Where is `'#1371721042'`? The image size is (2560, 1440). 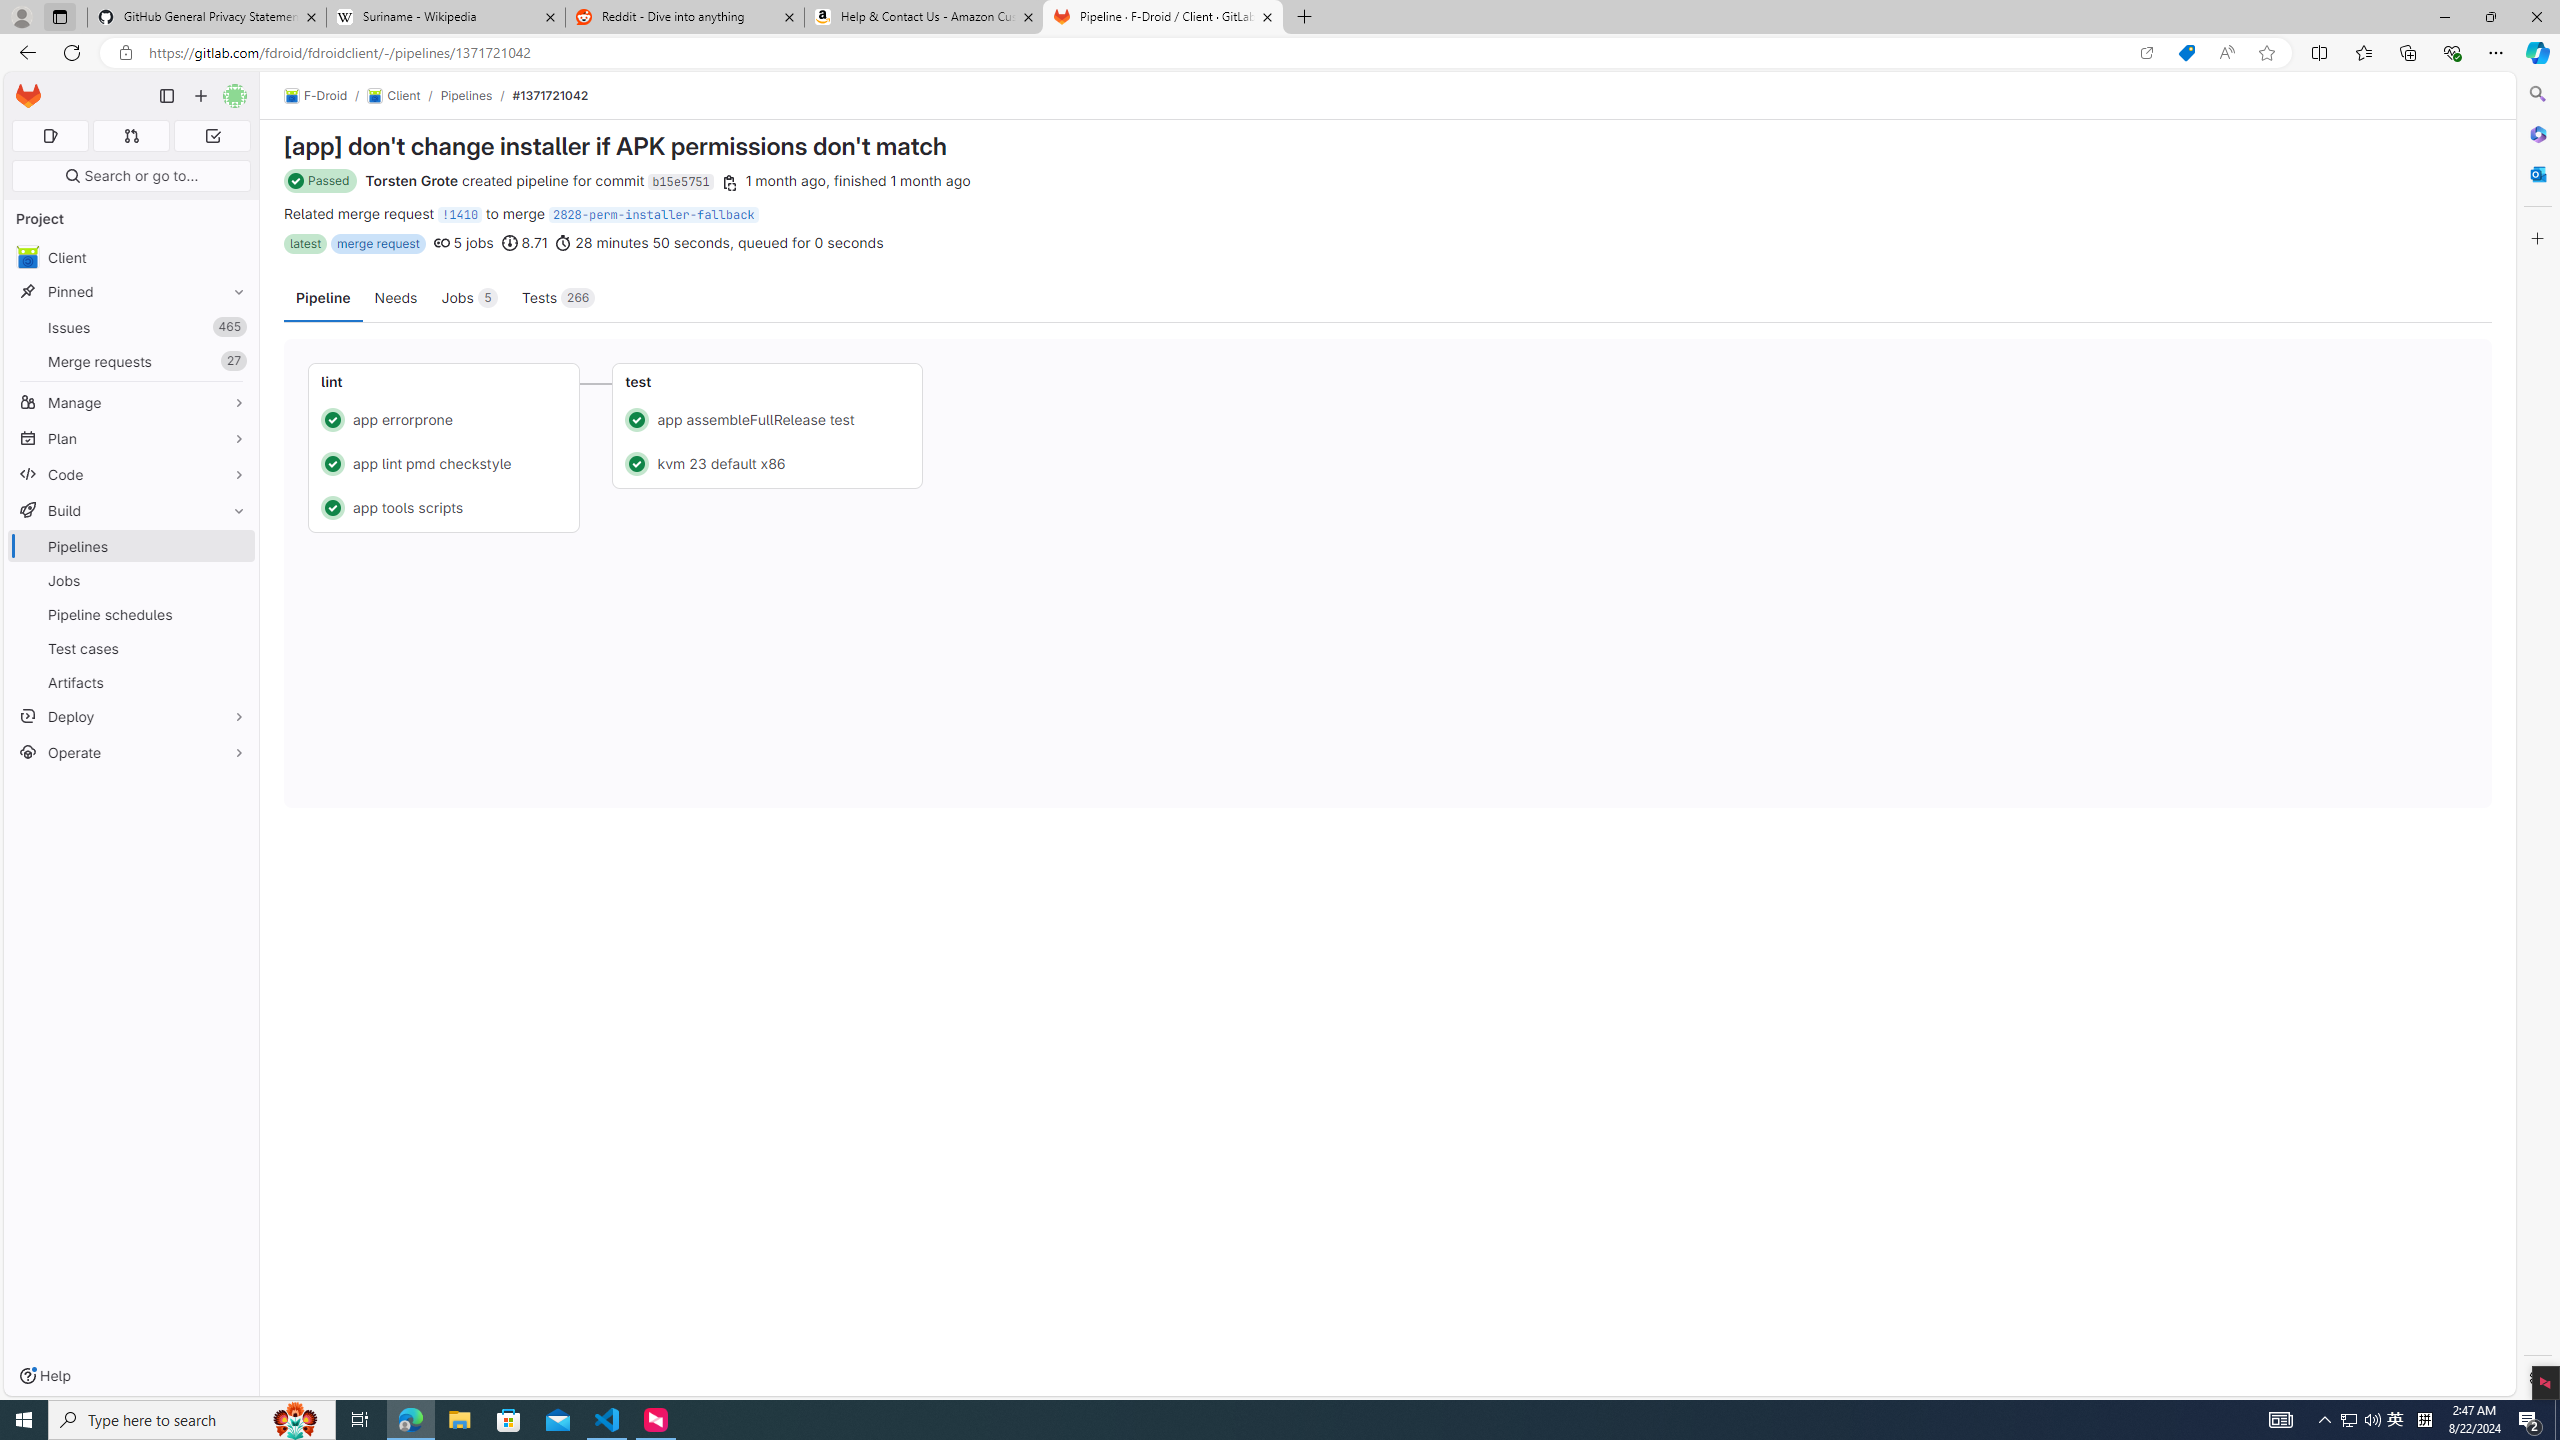 '#1371721042' is located at coordinates (550, 95).